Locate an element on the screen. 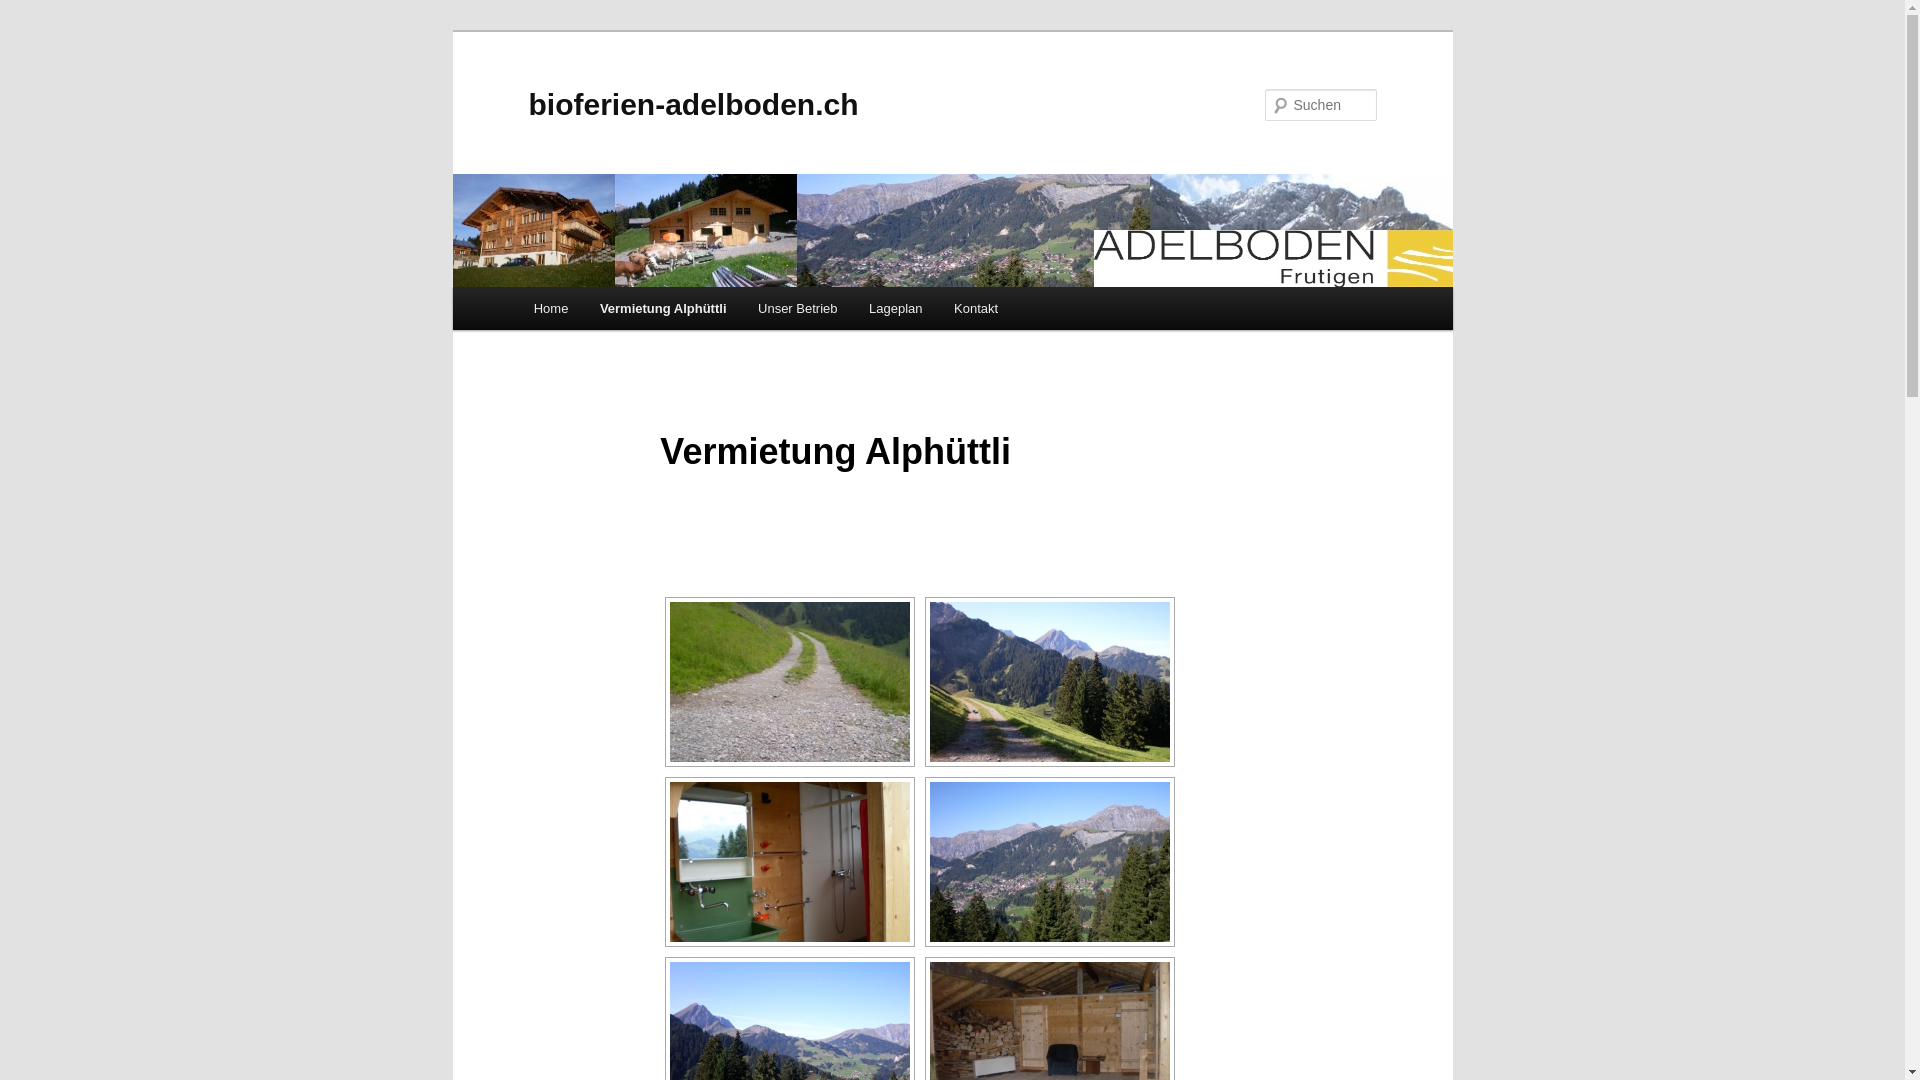 The height and width of the screenshot is (1080, 1920). 'bioferien-adelboden.ch' is located at coordinates (692, 104).